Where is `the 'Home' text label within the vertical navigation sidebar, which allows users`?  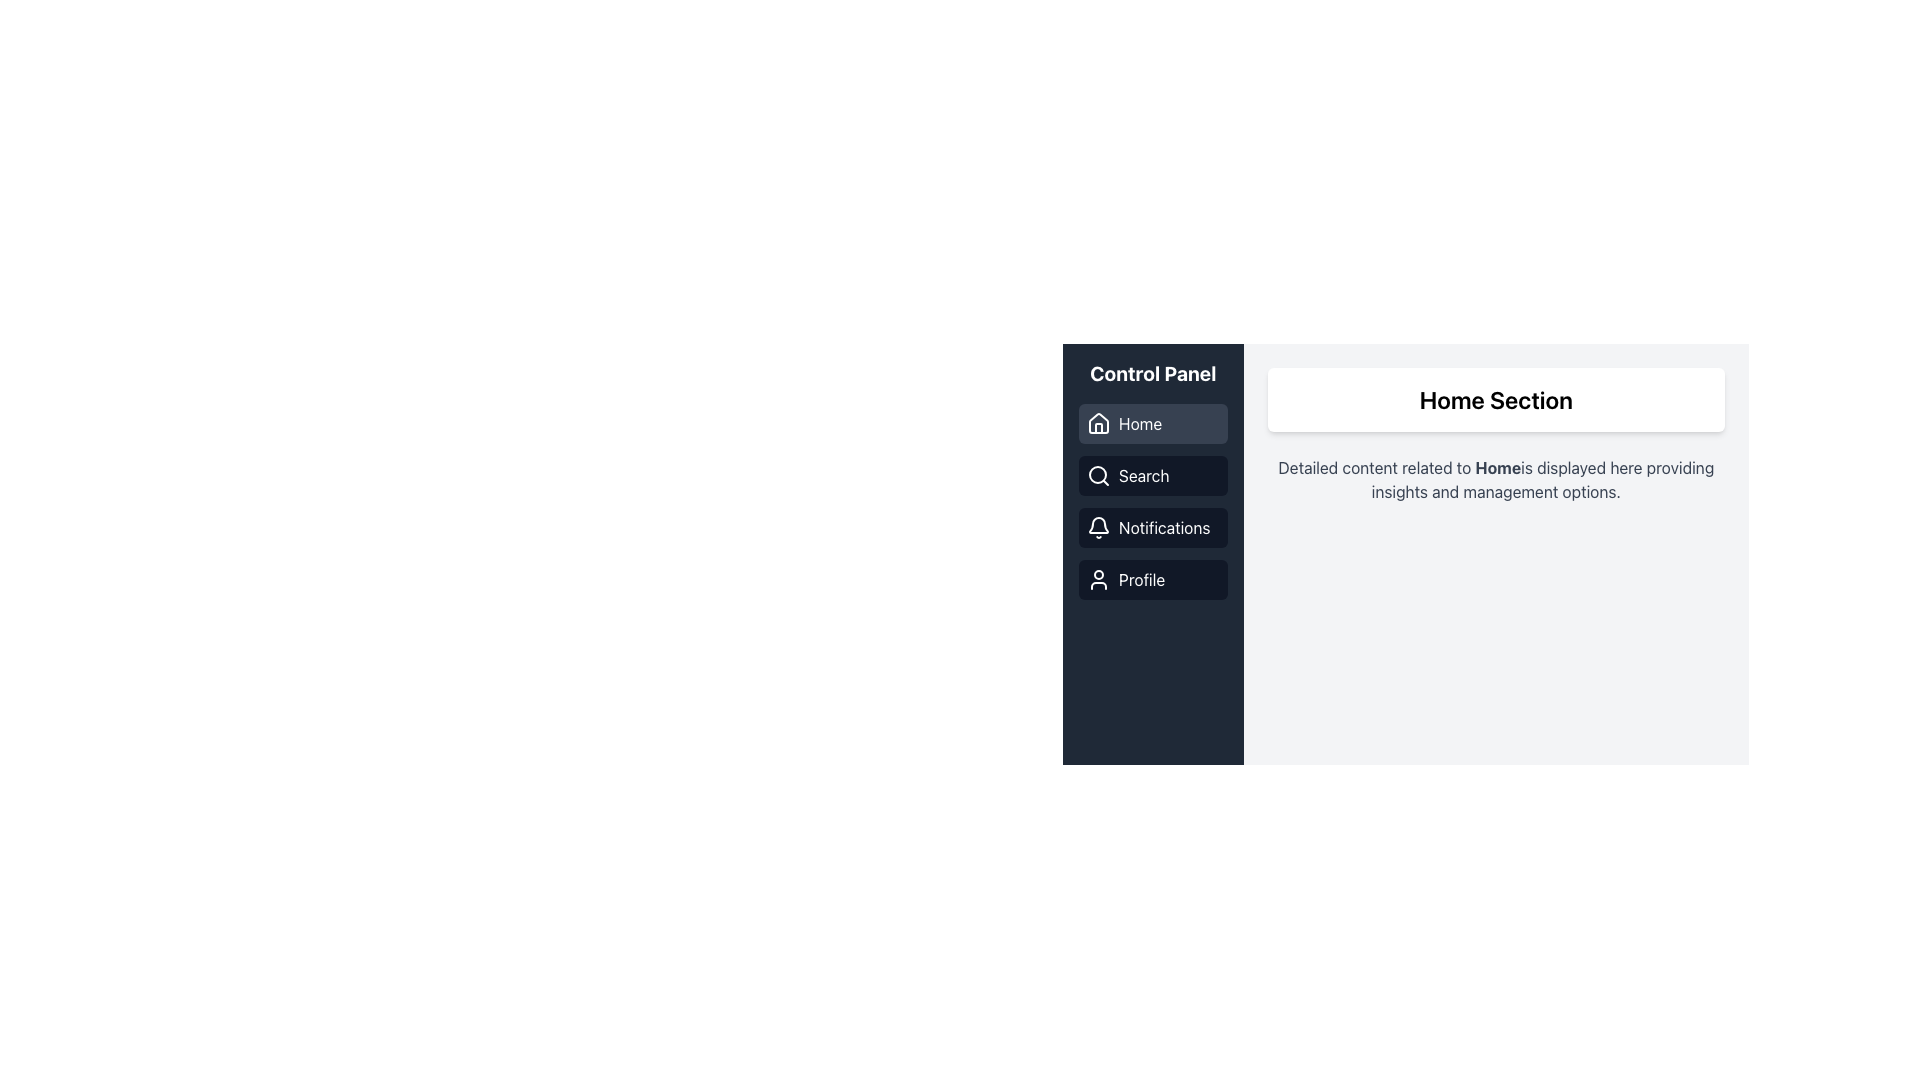 the 'Home' text label within the vertical navigation sidebar, which allows users is located at coordinates (1140, 423).